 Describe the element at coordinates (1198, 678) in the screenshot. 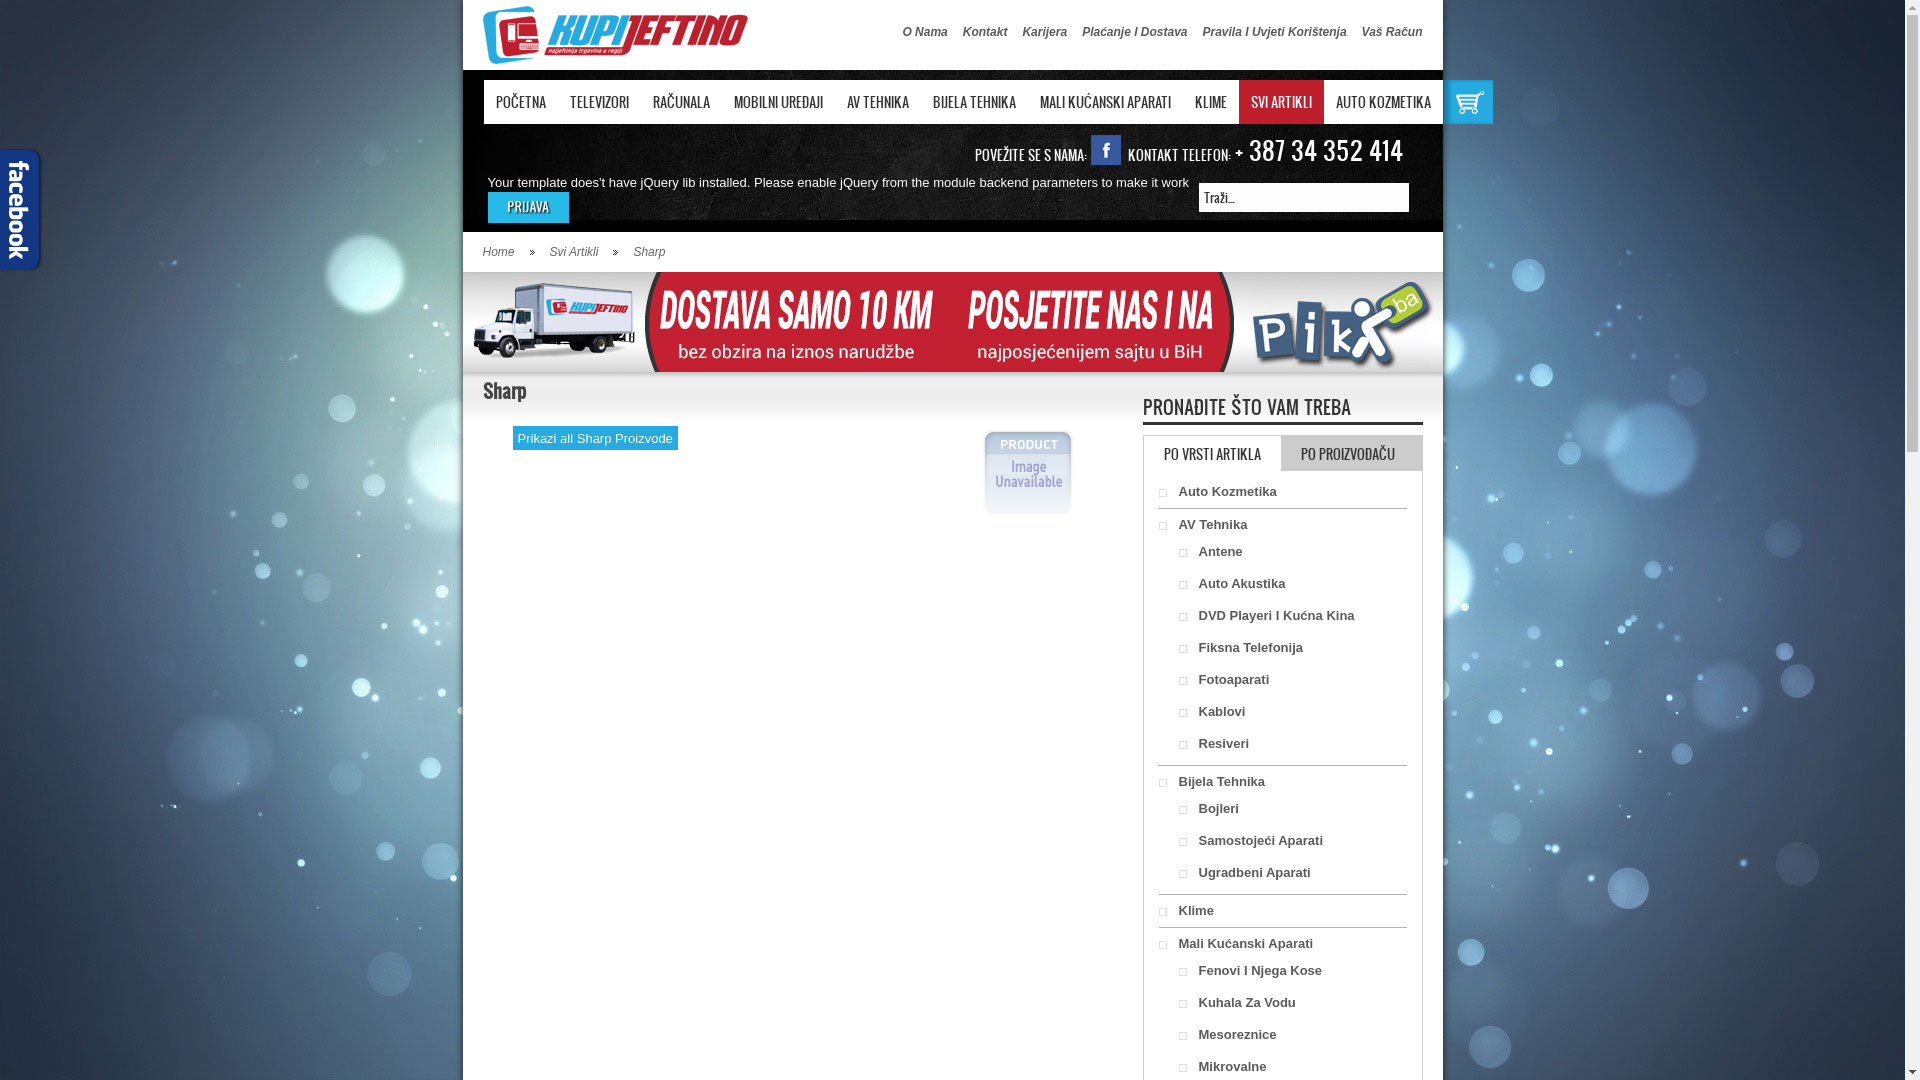

I see `'Fotoaparati'` at that location.